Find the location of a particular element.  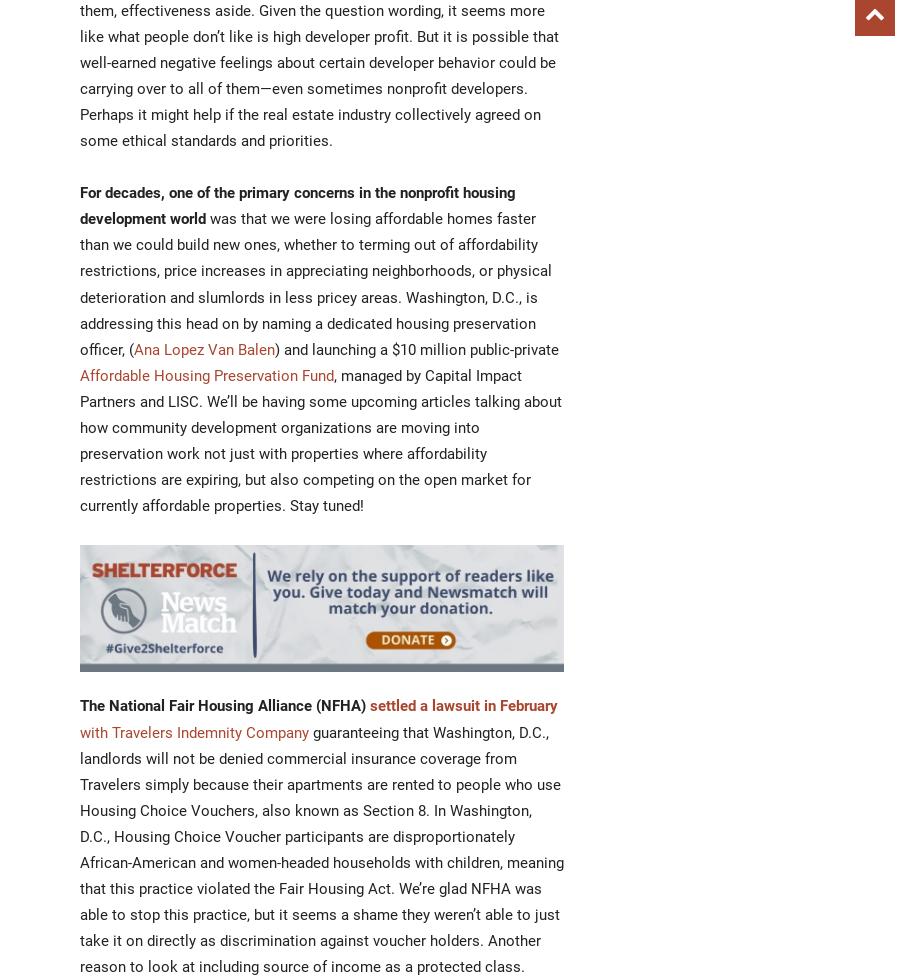

'The National Fair Housing Alliance (NFHA)' is located at coordinates (225, 705).